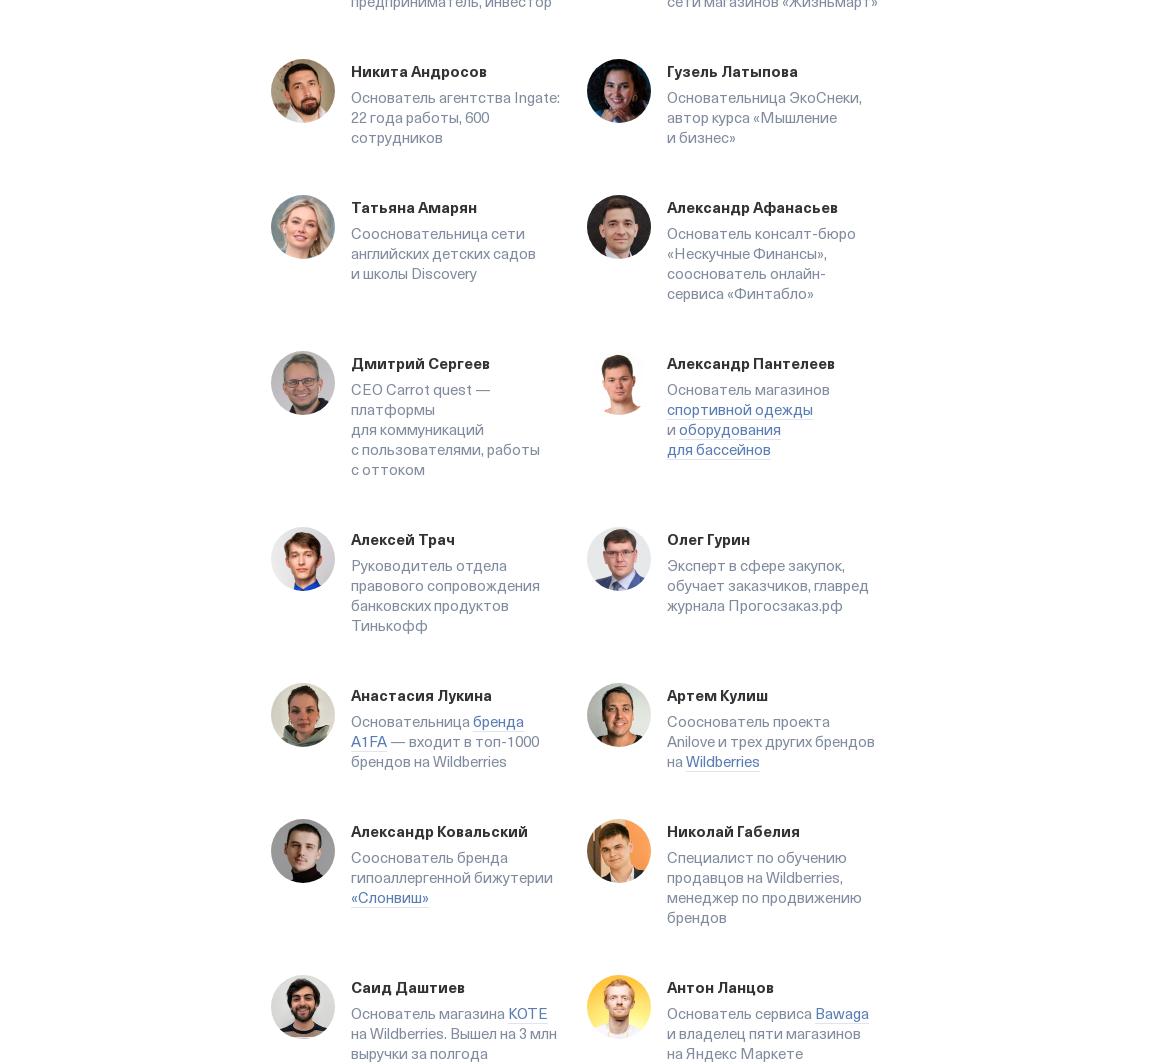 The image size is (1150, 1064). I want to click on 'Основатель агентства Ingate: 22 года работы, 600 сотрудников', so click(455, 117).